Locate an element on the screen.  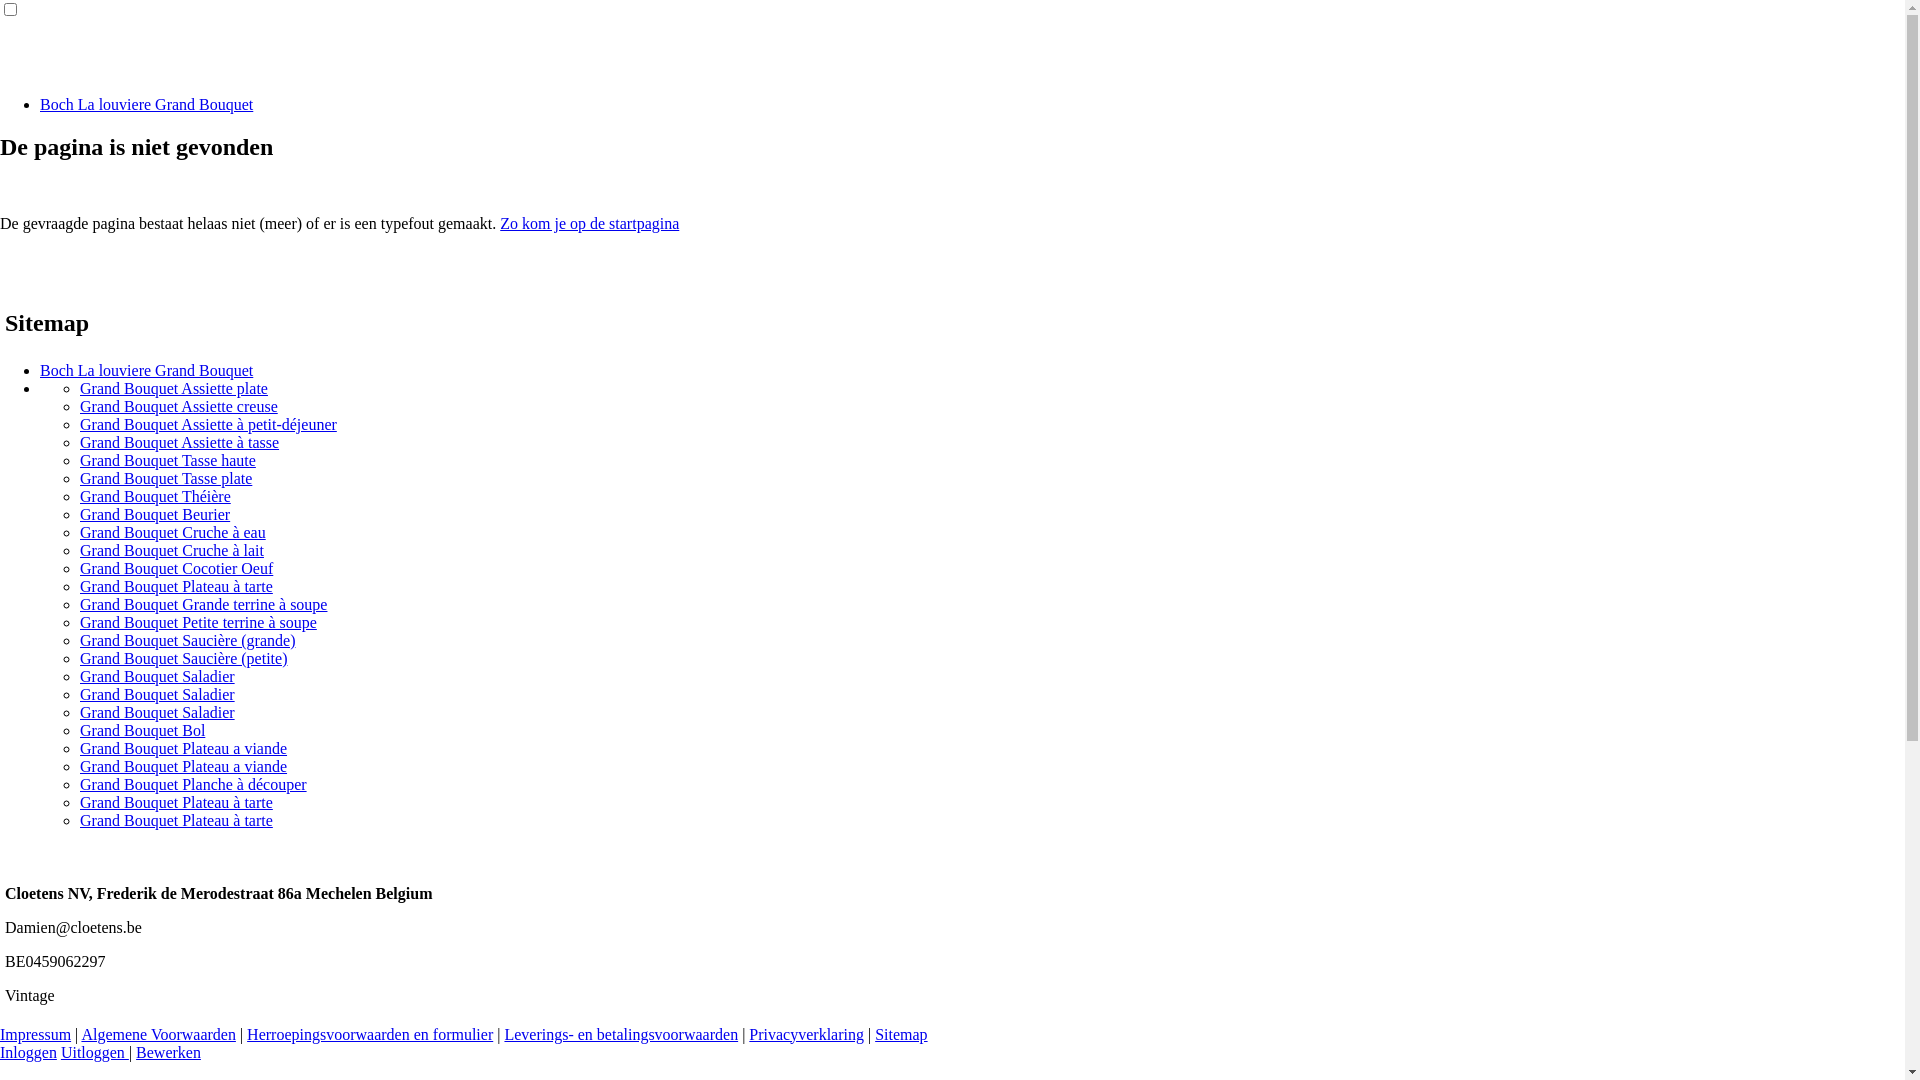
'Herroepingsvoorwaarden en formulier' is located at coordinates (369, 1034).